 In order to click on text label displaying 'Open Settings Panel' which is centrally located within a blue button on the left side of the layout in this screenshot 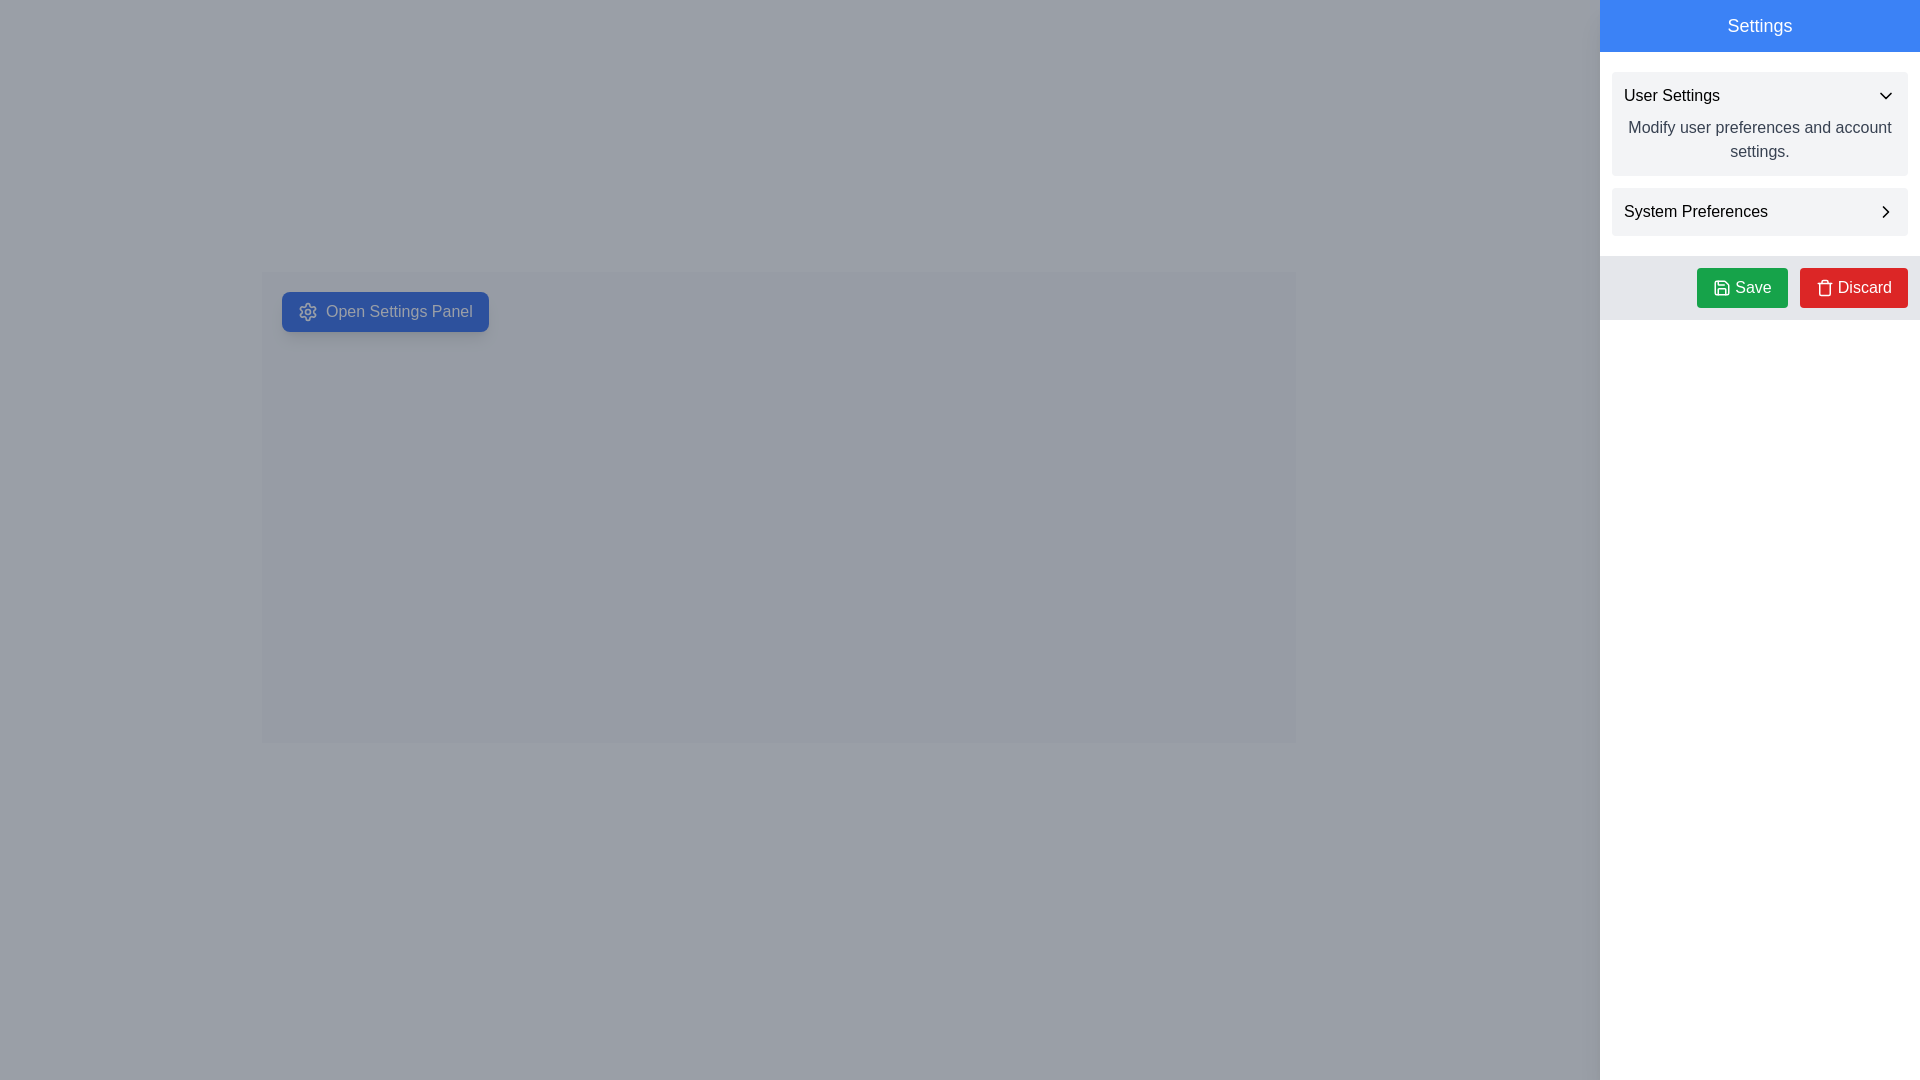, I will do `click(399, 312)`.